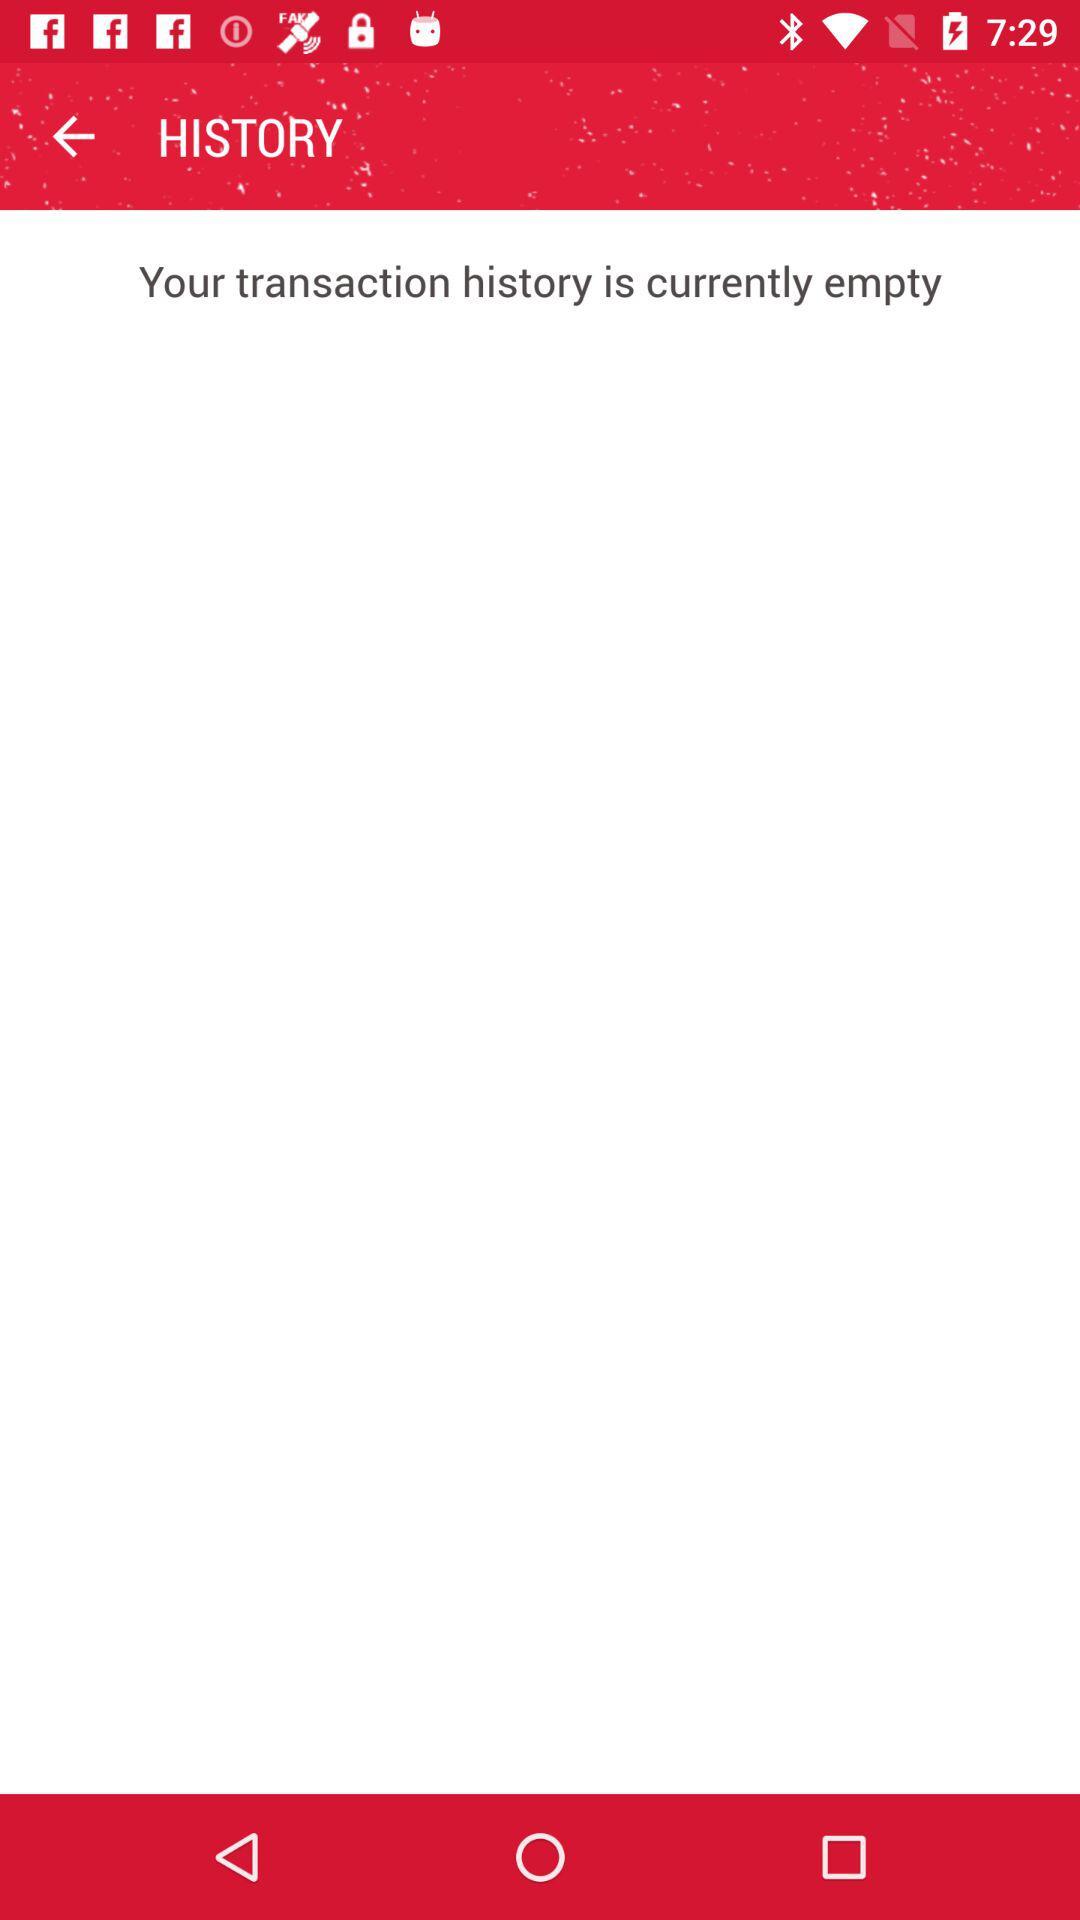 The width and height of the screenshot is (1080, 1920). Describe the element at coordinates (72, 135) in the screenshot. I see `the app to the left of history` at that location.